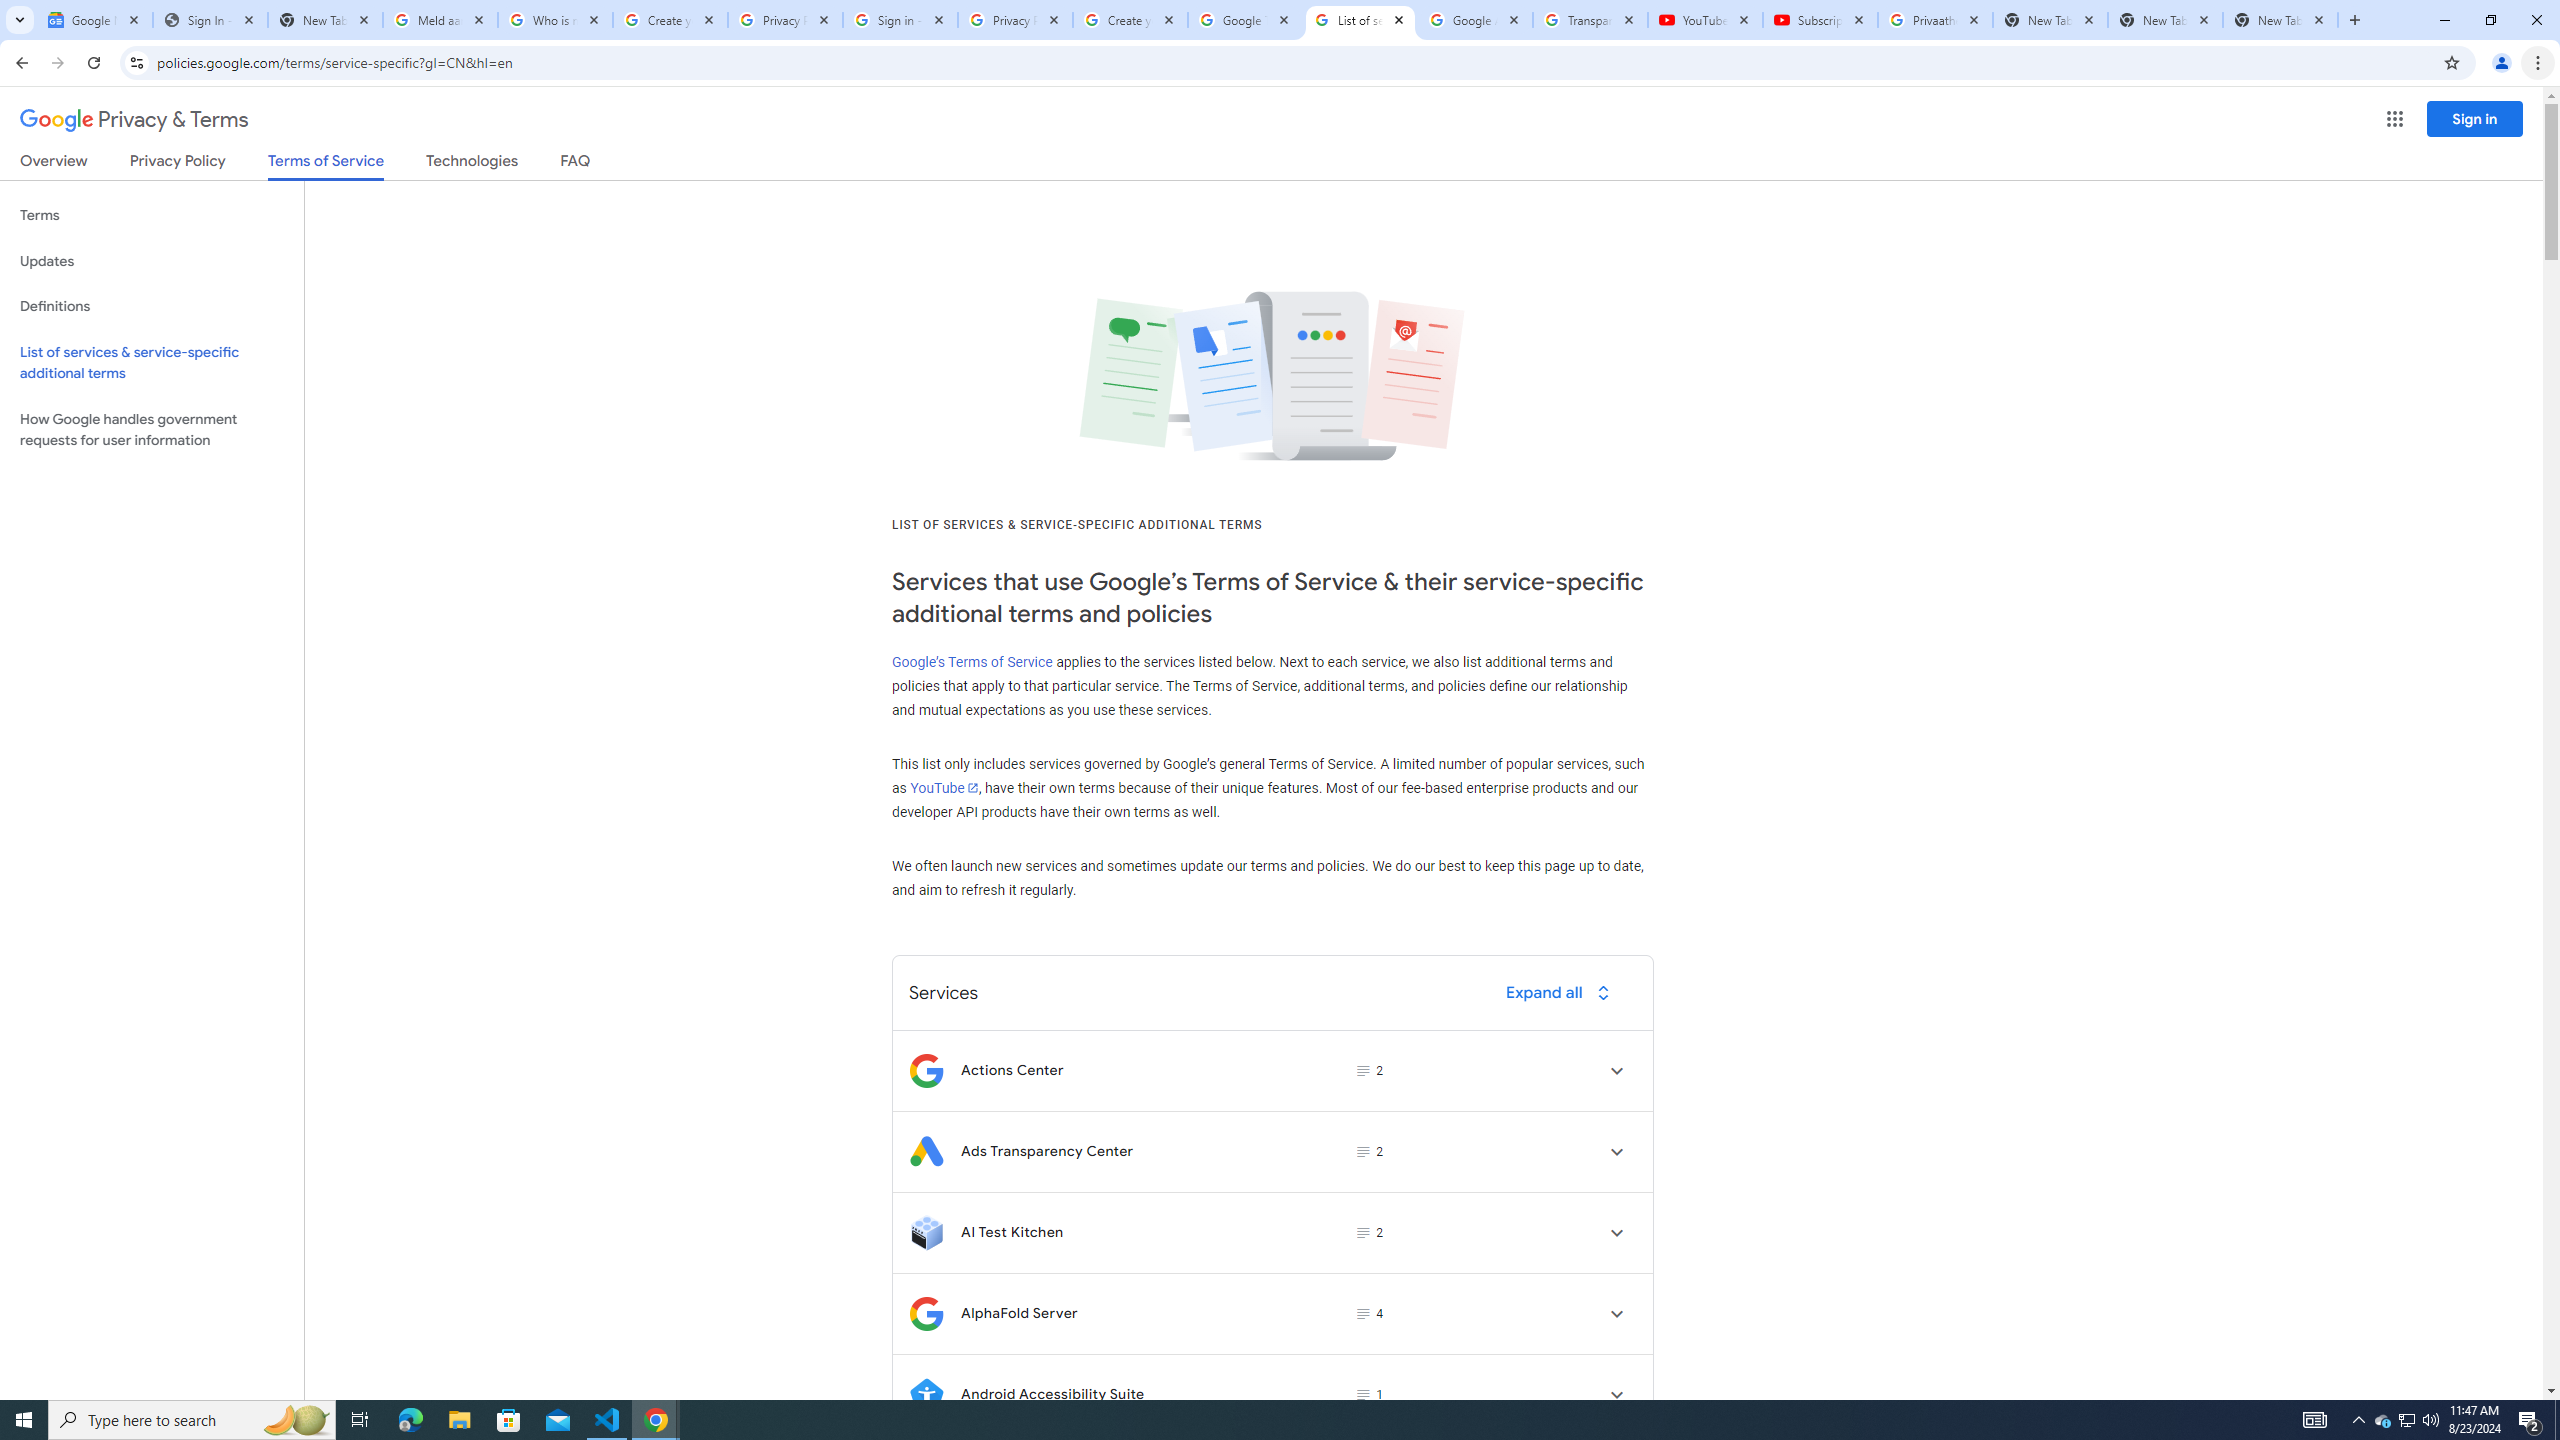  What do you see at coordinates (472, 164) in the screenshot?
I see `'Technologies'` at bounding box center [472, 164].